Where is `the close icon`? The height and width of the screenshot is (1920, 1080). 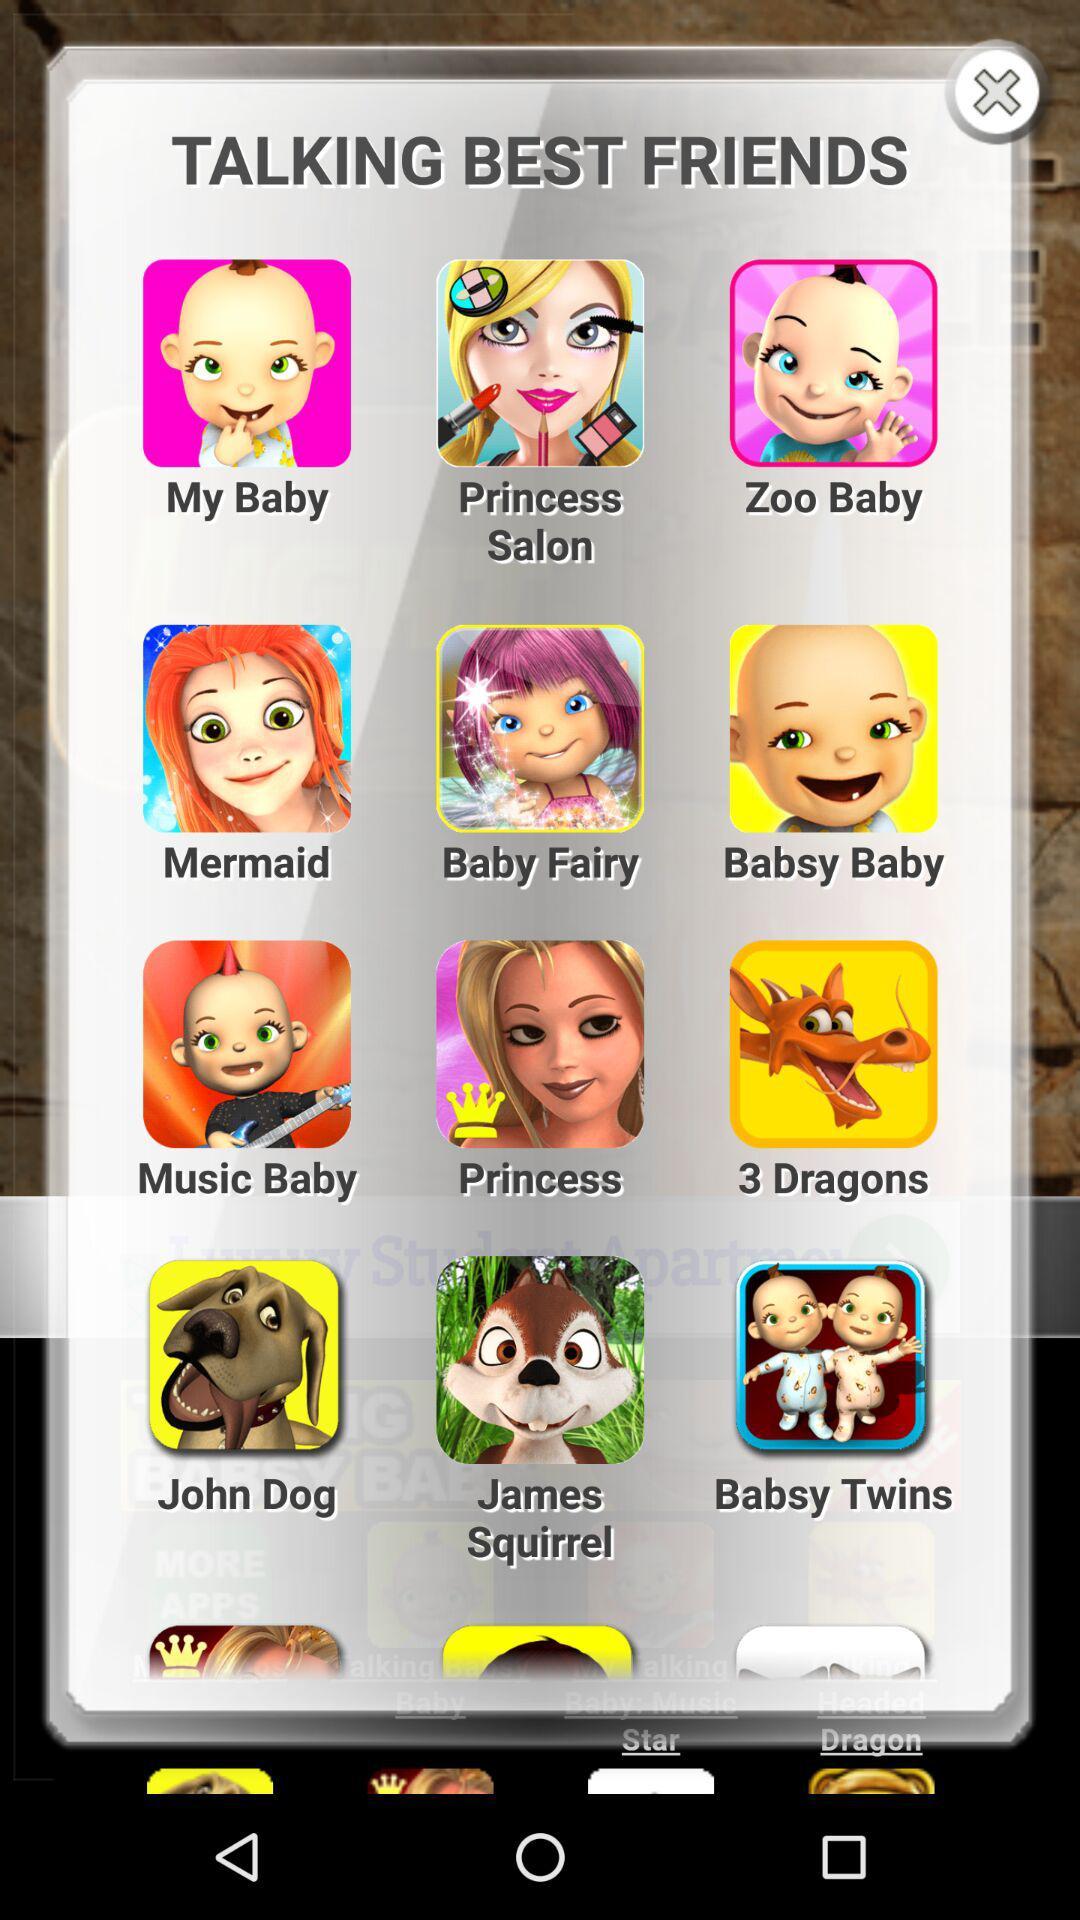 the close icon is located at coordinates (1001, 100).